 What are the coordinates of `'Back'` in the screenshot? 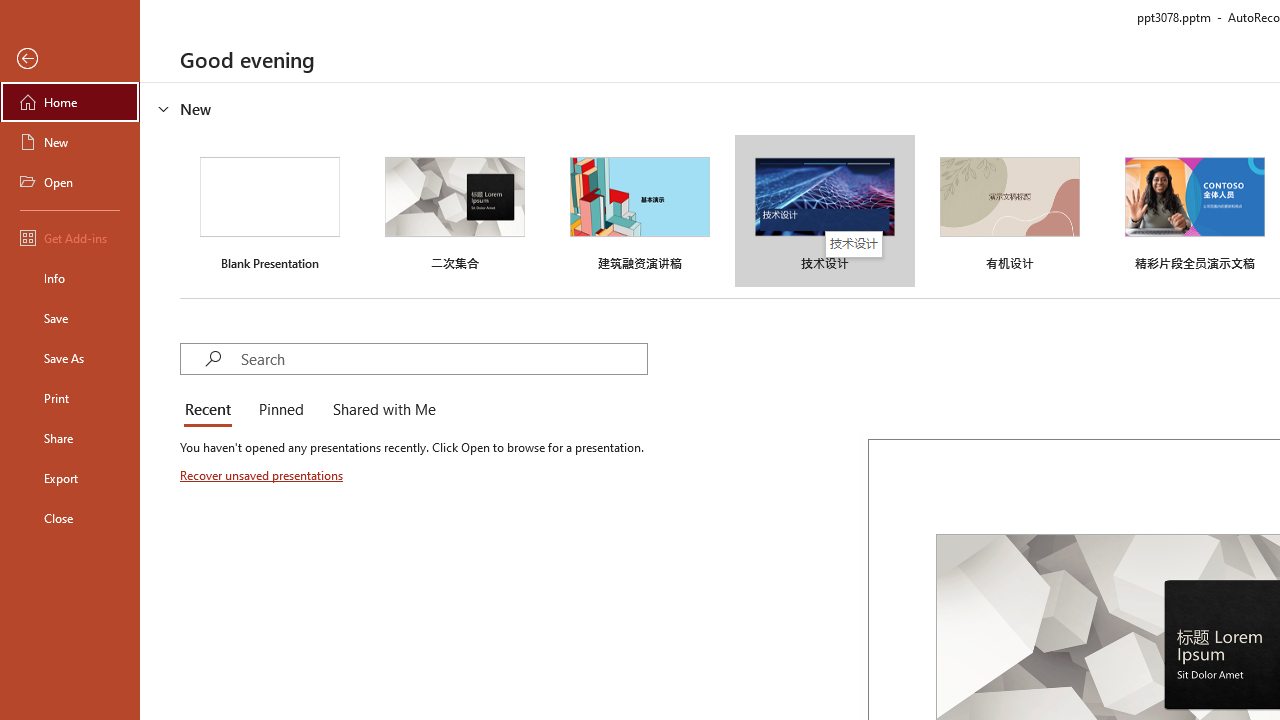 It's located at (69, 58).